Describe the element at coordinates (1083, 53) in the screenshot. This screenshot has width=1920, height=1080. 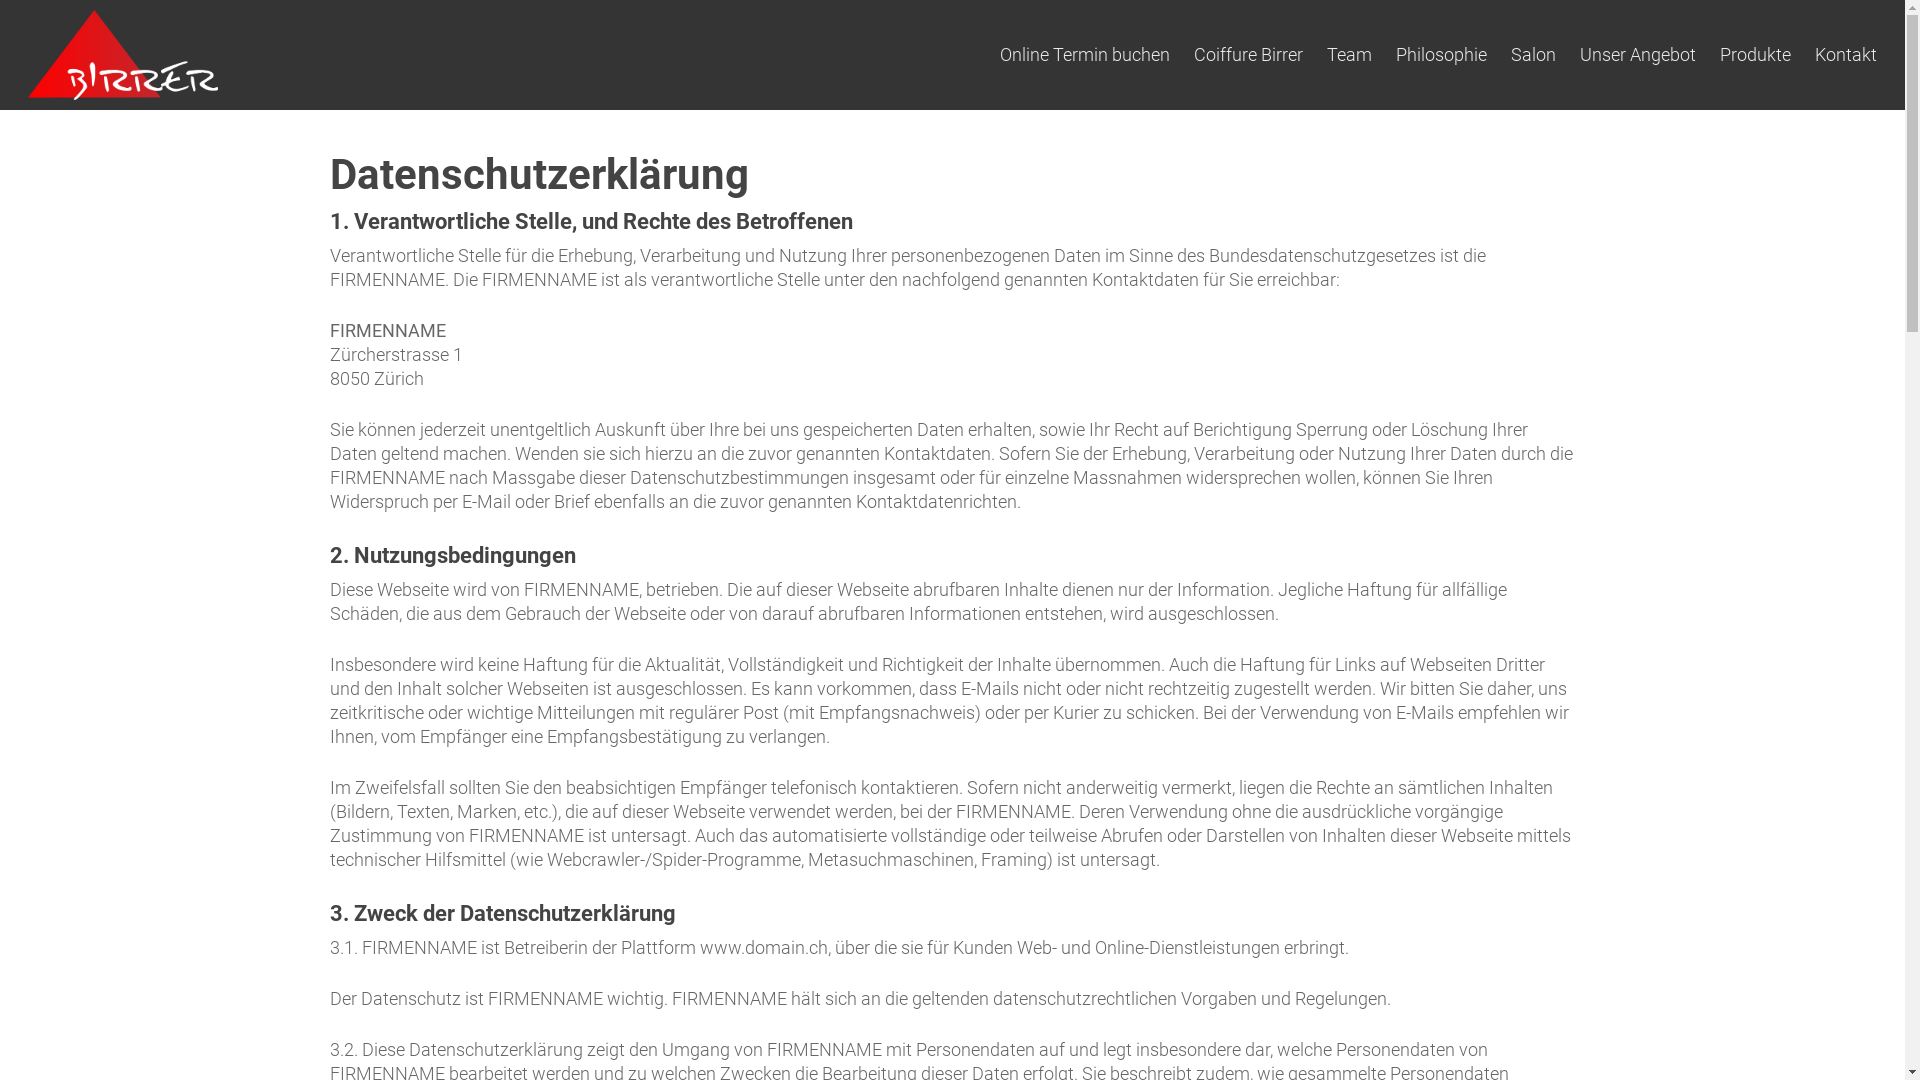
I see `'Online Termin buchen'` at that location.